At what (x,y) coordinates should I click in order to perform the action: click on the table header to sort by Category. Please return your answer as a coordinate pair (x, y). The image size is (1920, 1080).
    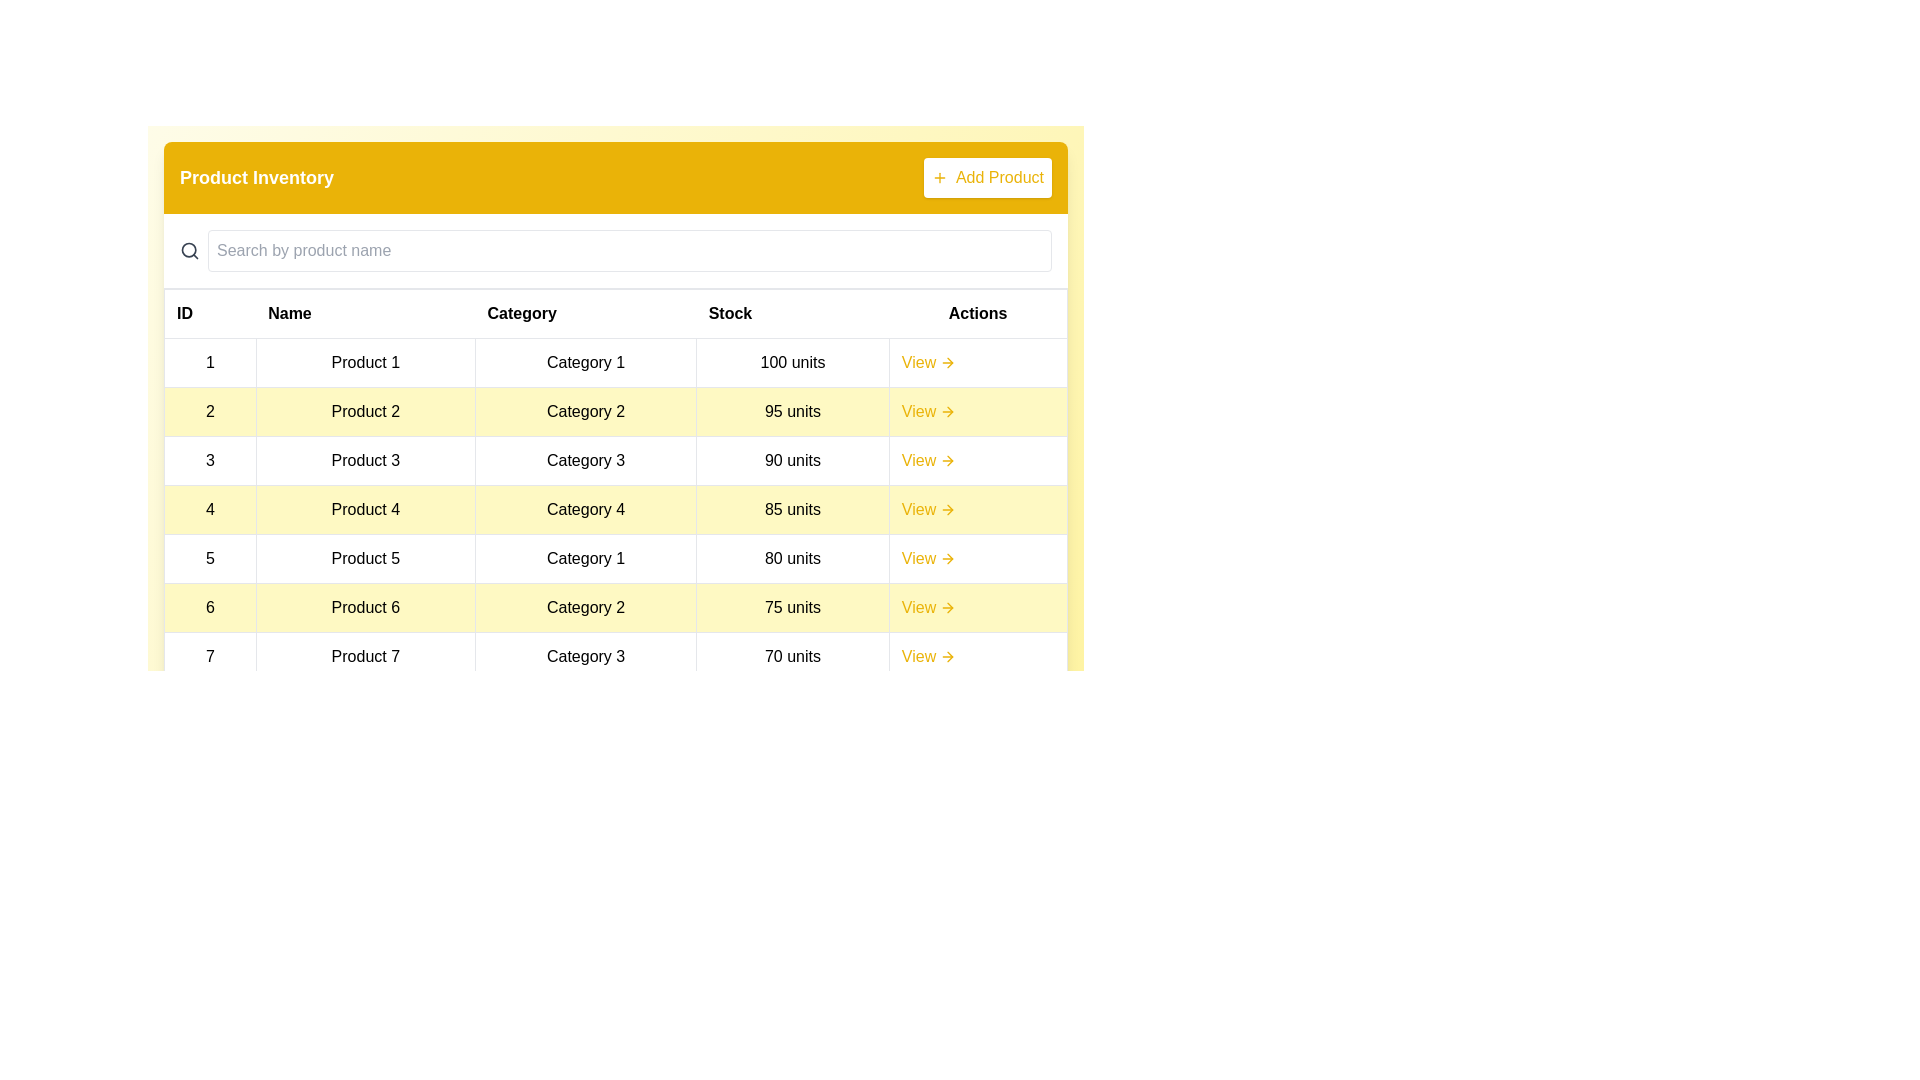
    Looking at the image, I should click on (584, 313).